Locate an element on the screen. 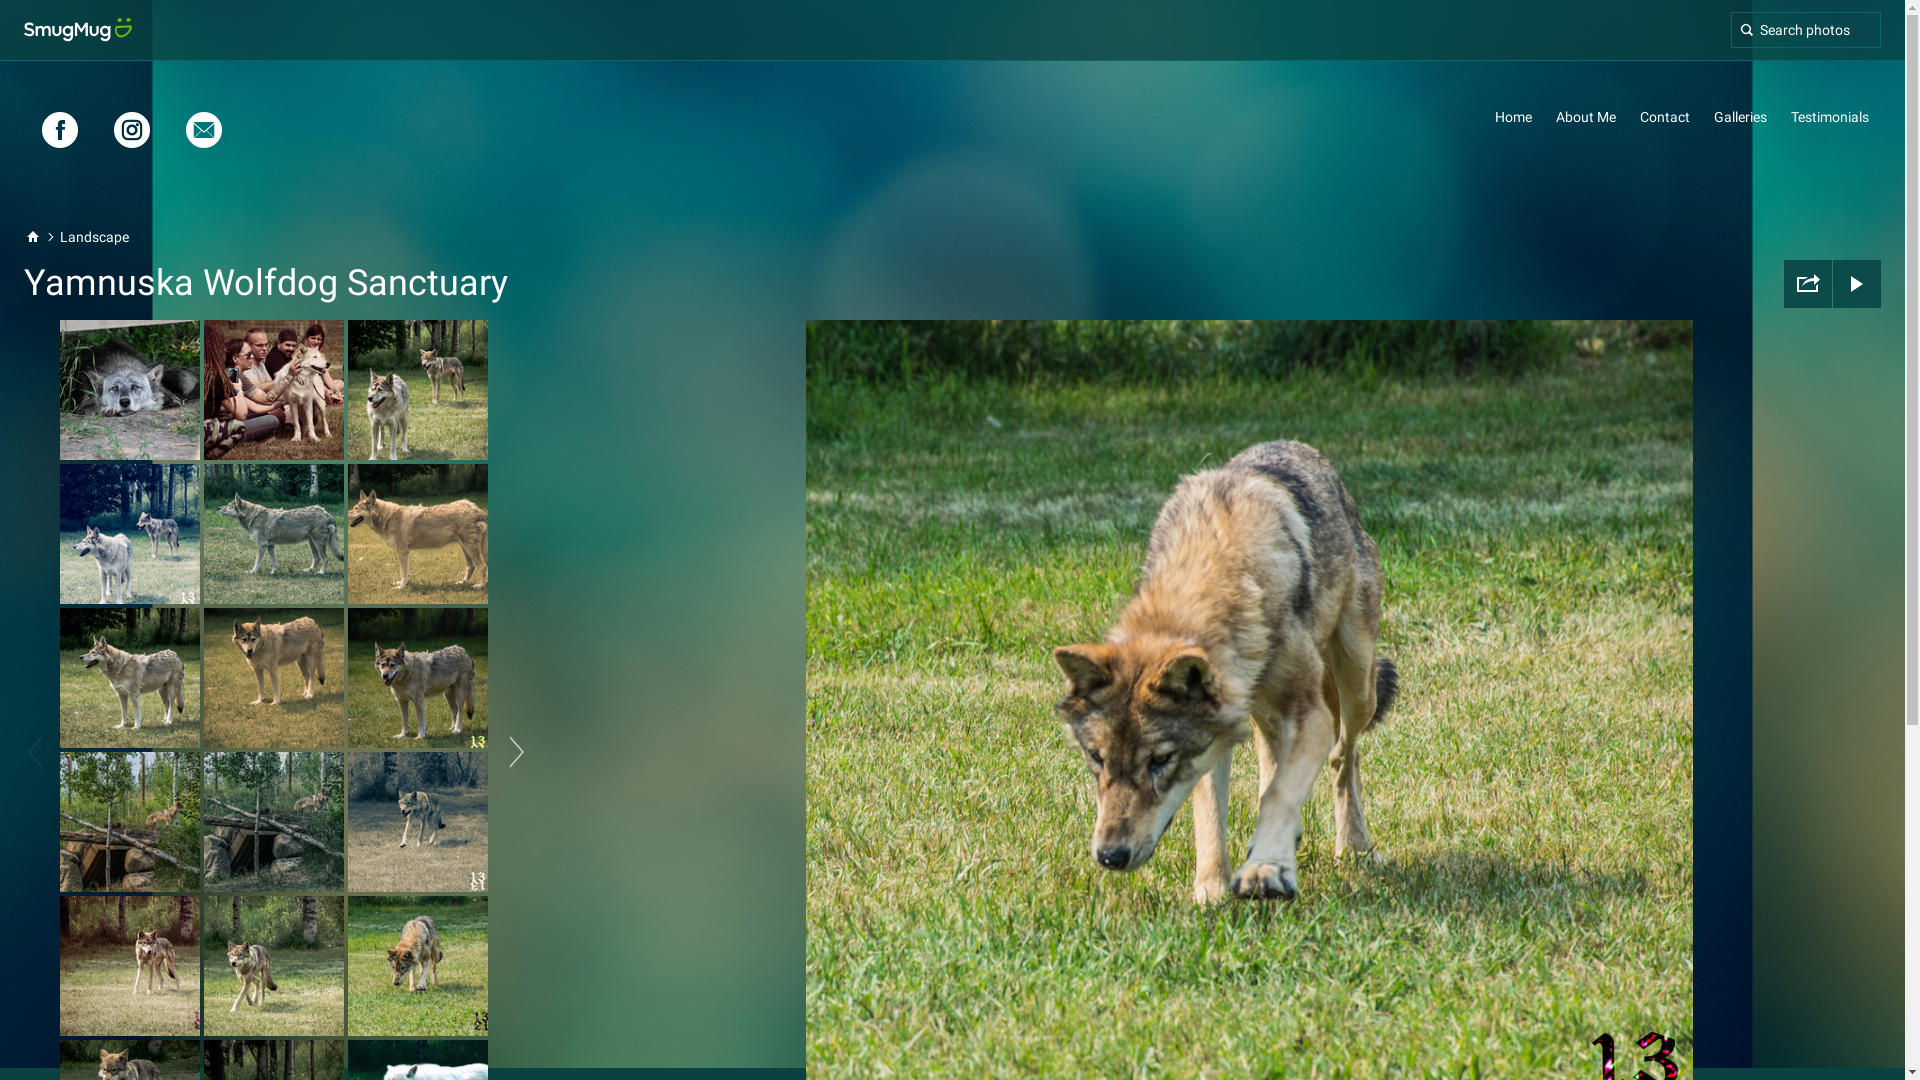  'Home' is located at coordinates (1513, 116).